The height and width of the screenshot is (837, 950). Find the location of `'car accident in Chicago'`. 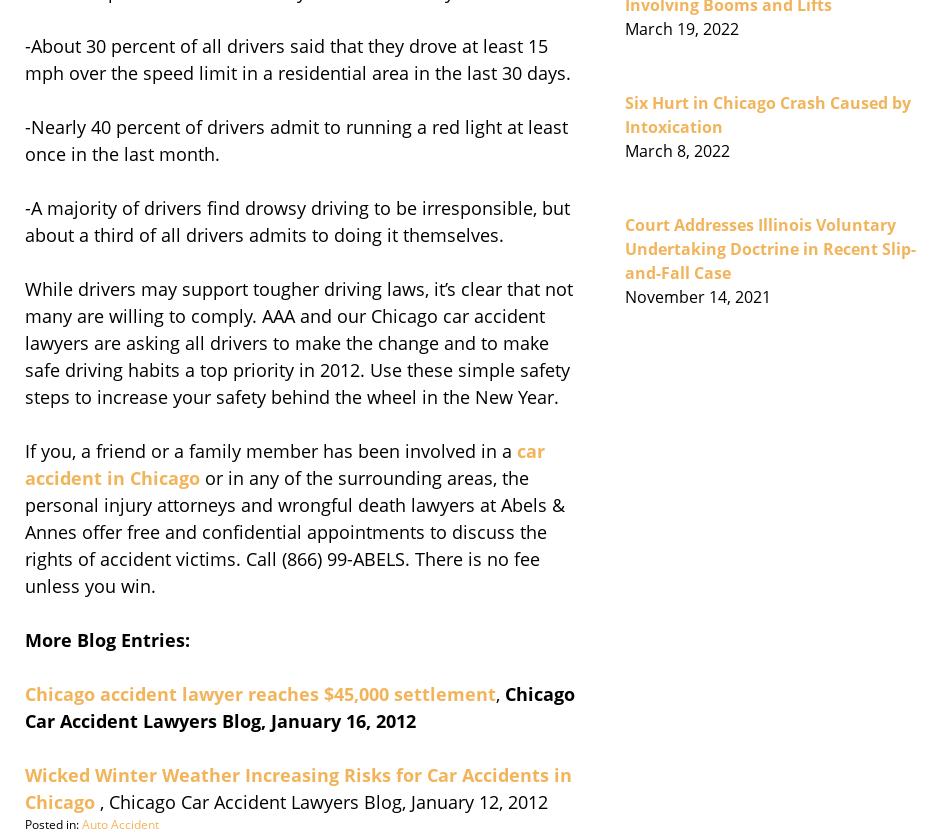

'car accident in Chicago' is located at coordinates (284, 462).